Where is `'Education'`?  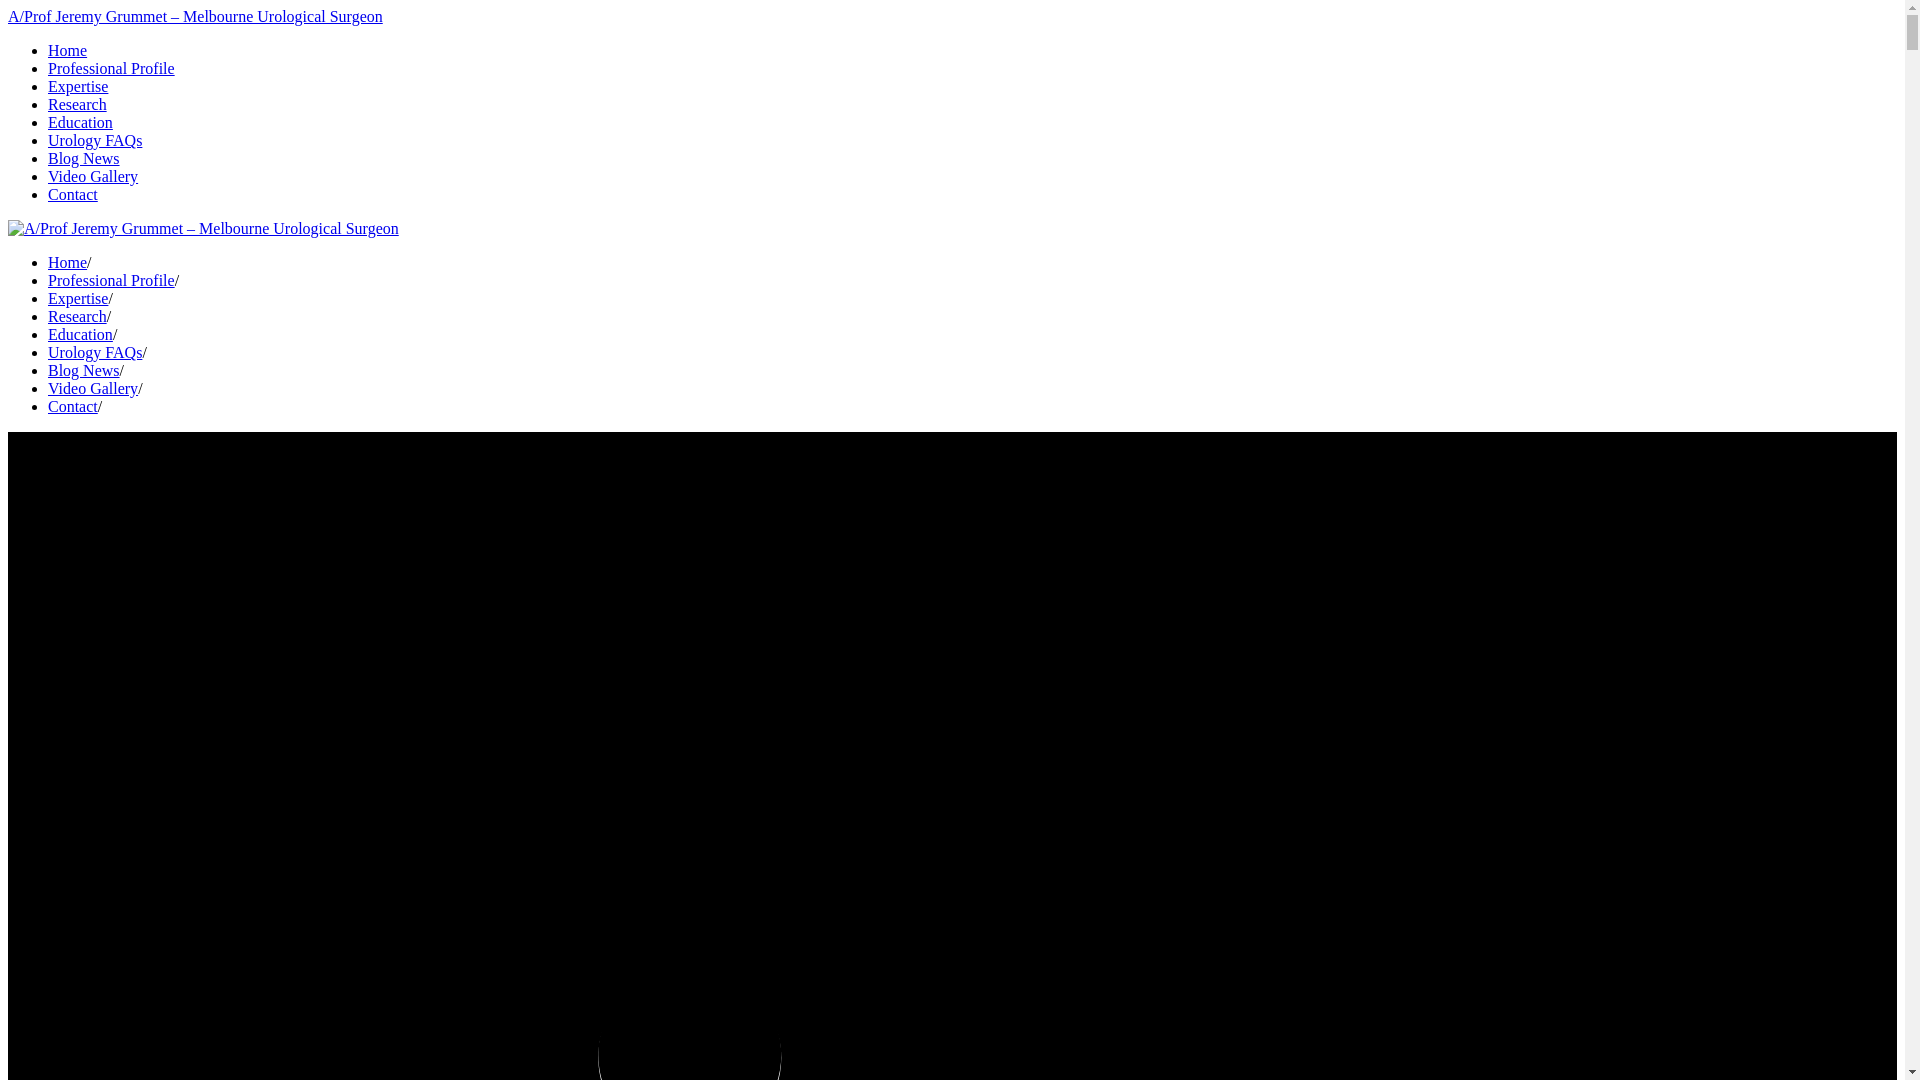 'Education' is located at coordinates (80, 333).